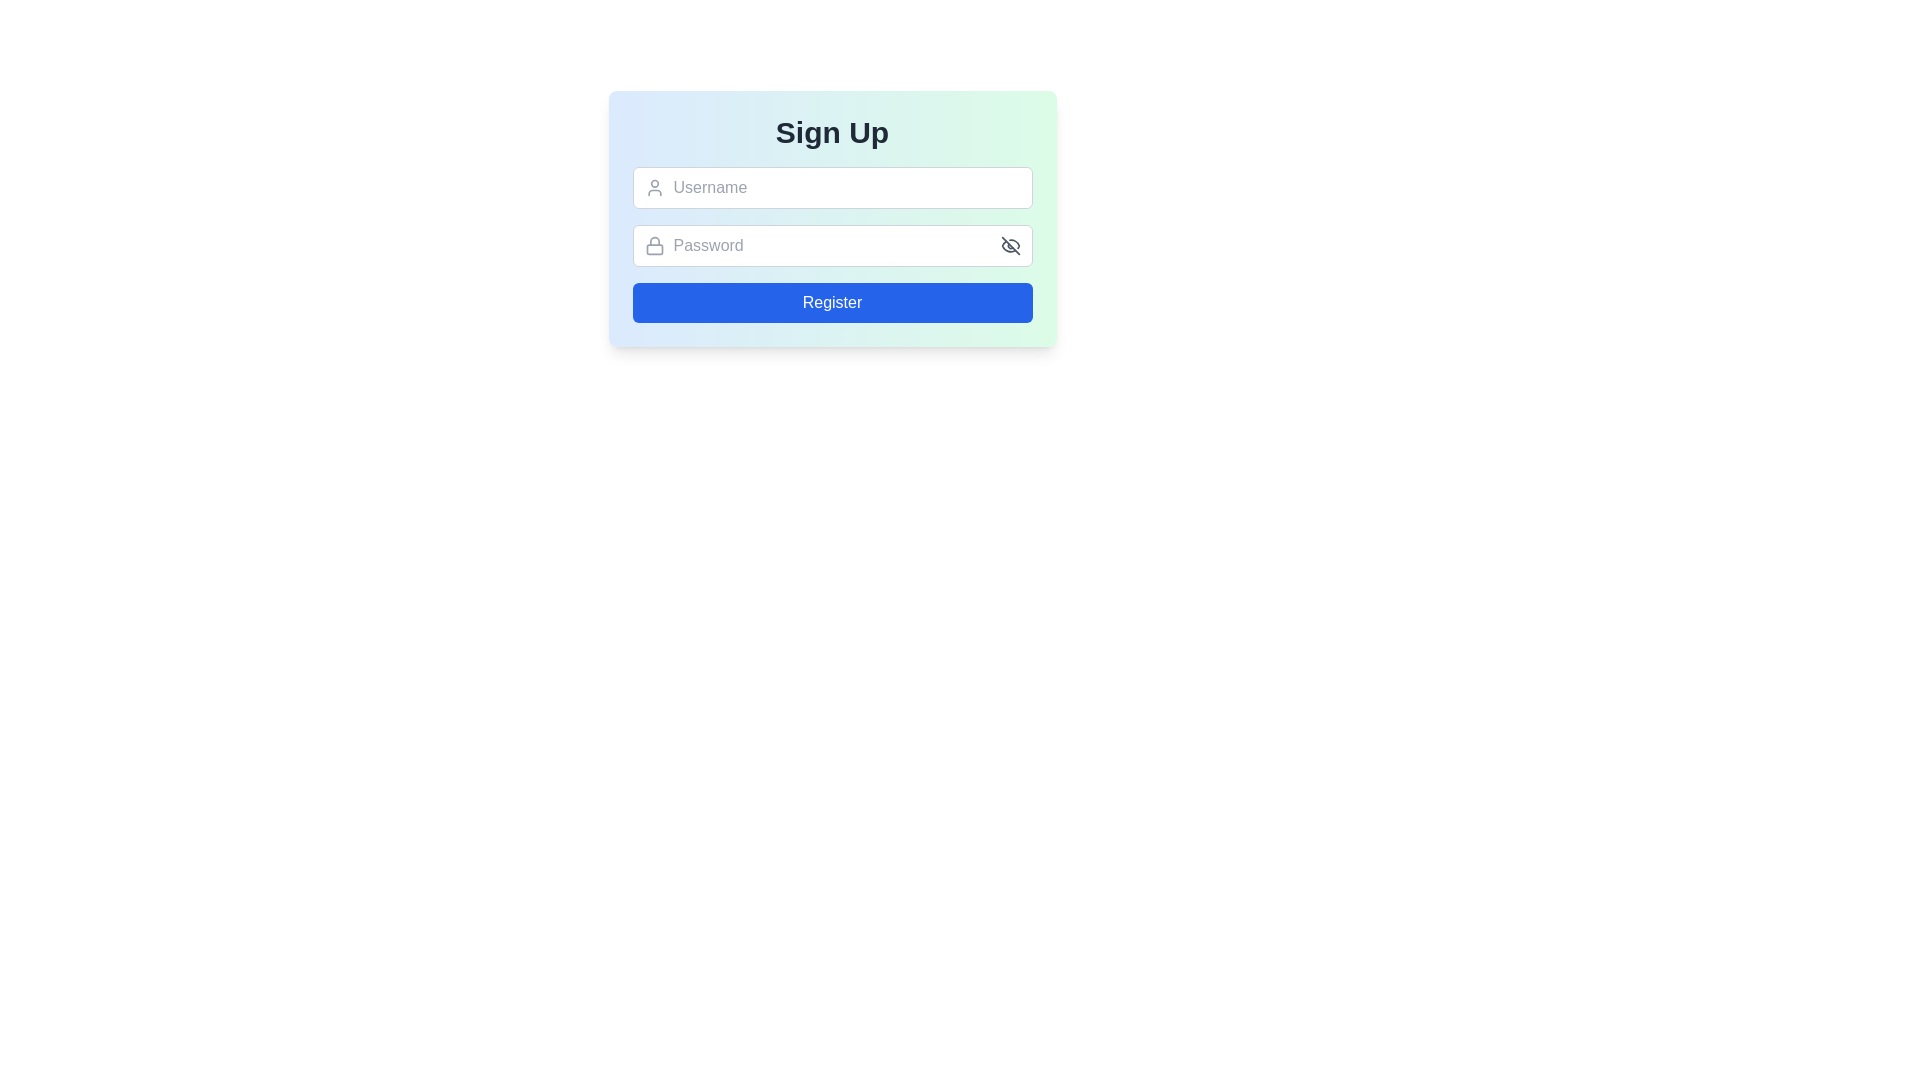 The width and height of the screenshot is (1920, 1080). Describe the element at coordinates (1010, 245) in the screenshot. I see `the password visibility toggle button, which is represented by an eye icon with a slash, located at the right edge of the password input field` at that location.